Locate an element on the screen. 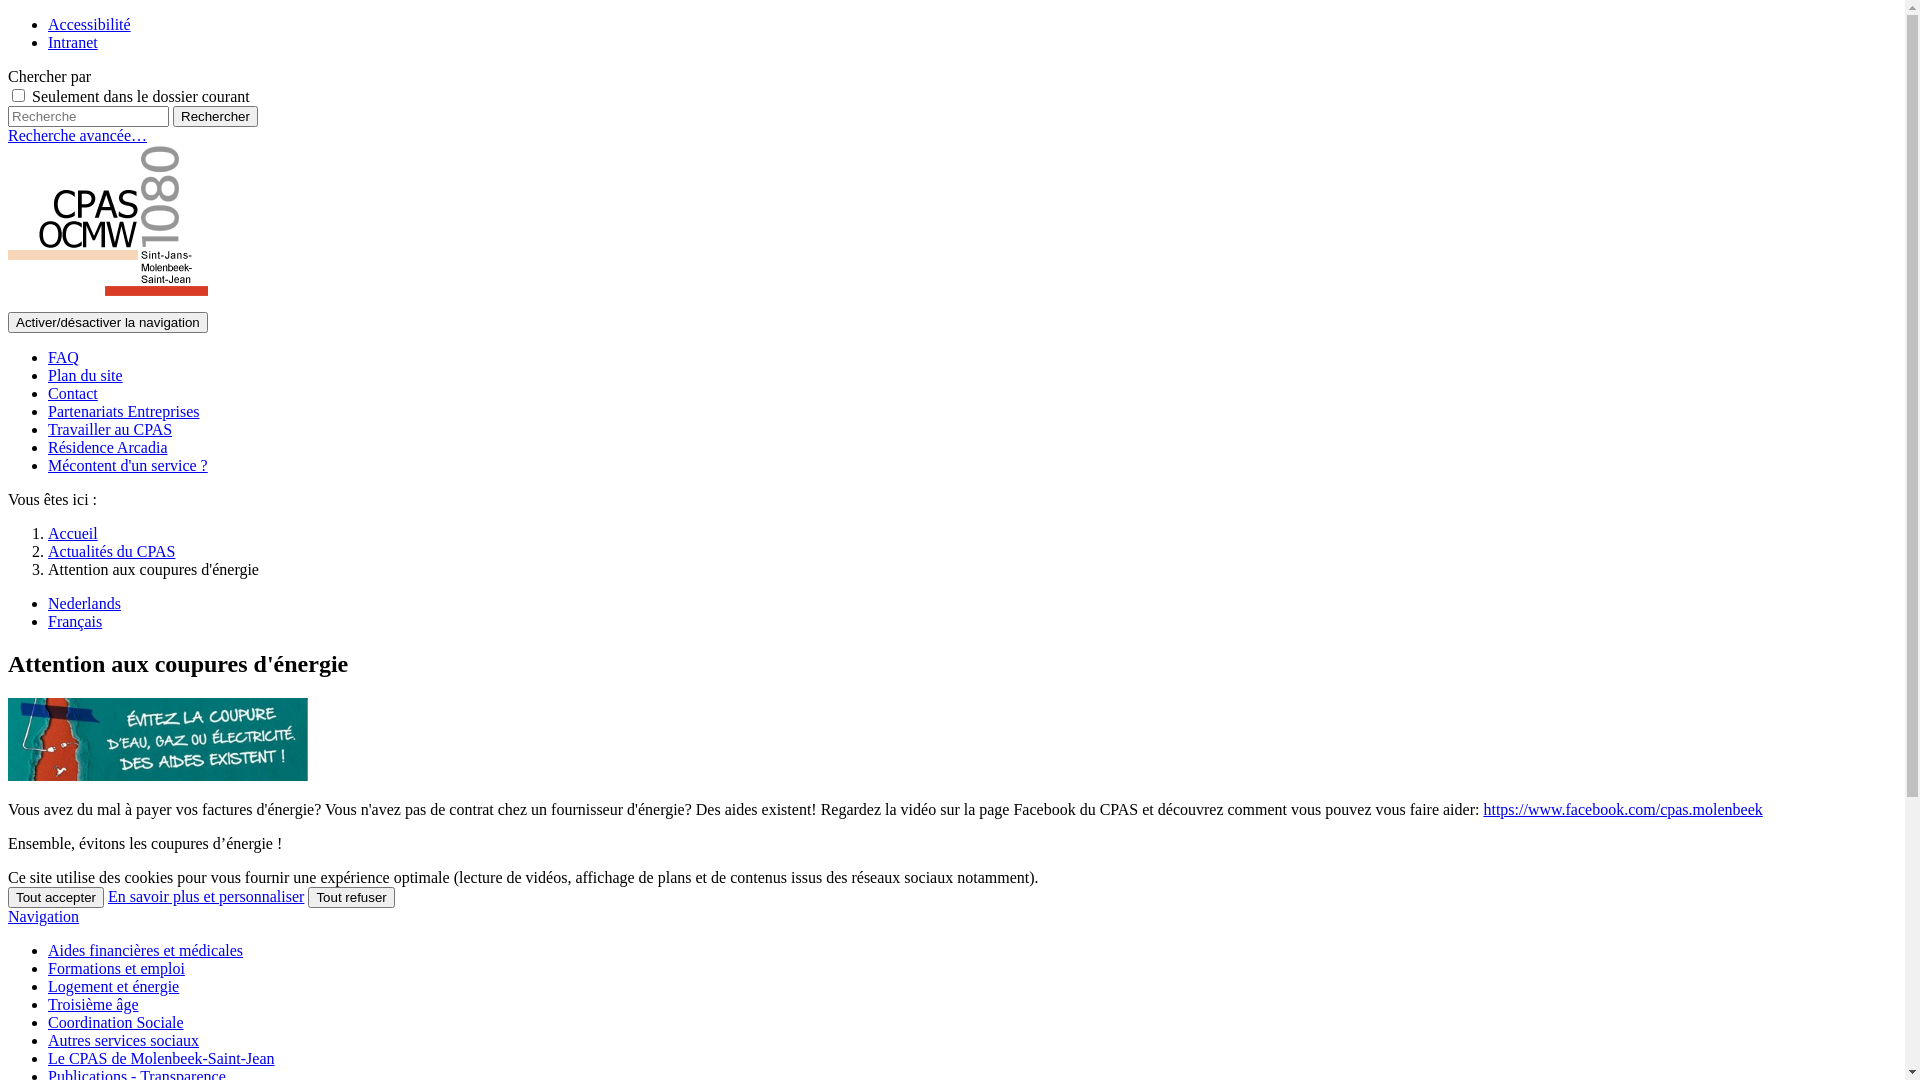 The image size is (1920, 1080). 'Nederlands' is located at coordinates (83, 602).